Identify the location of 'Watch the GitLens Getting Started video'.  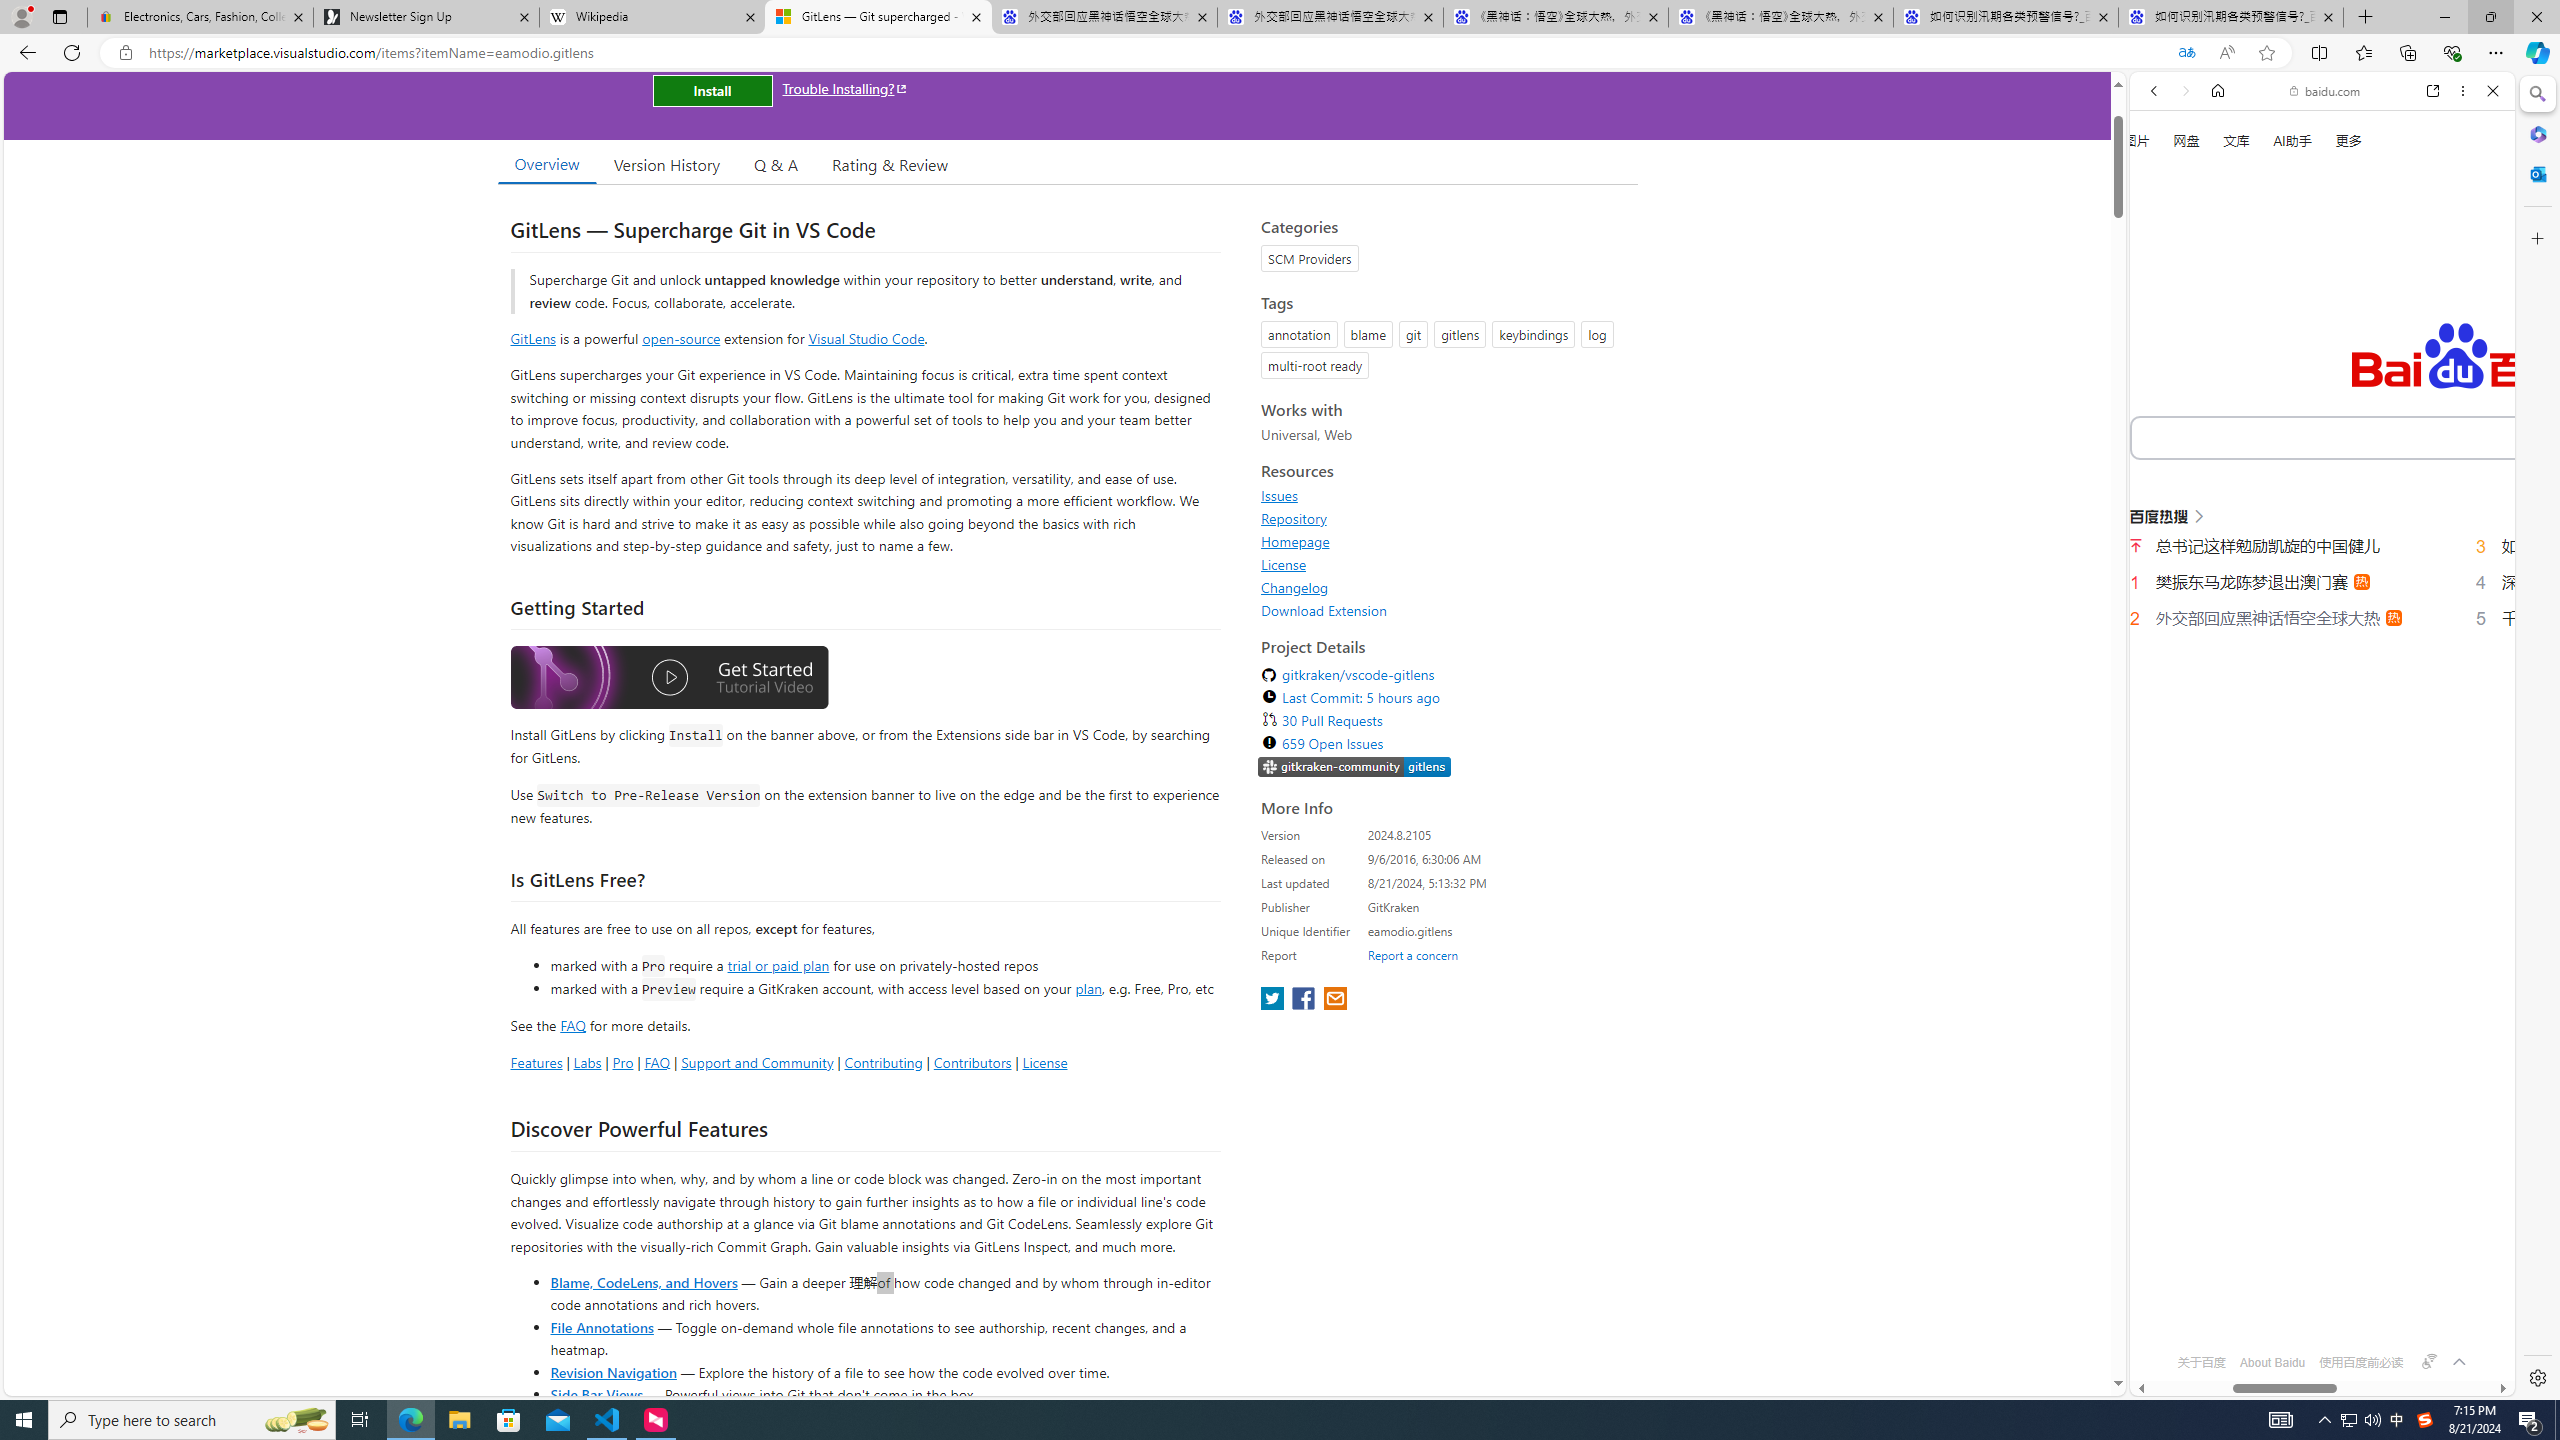
(668, 681).